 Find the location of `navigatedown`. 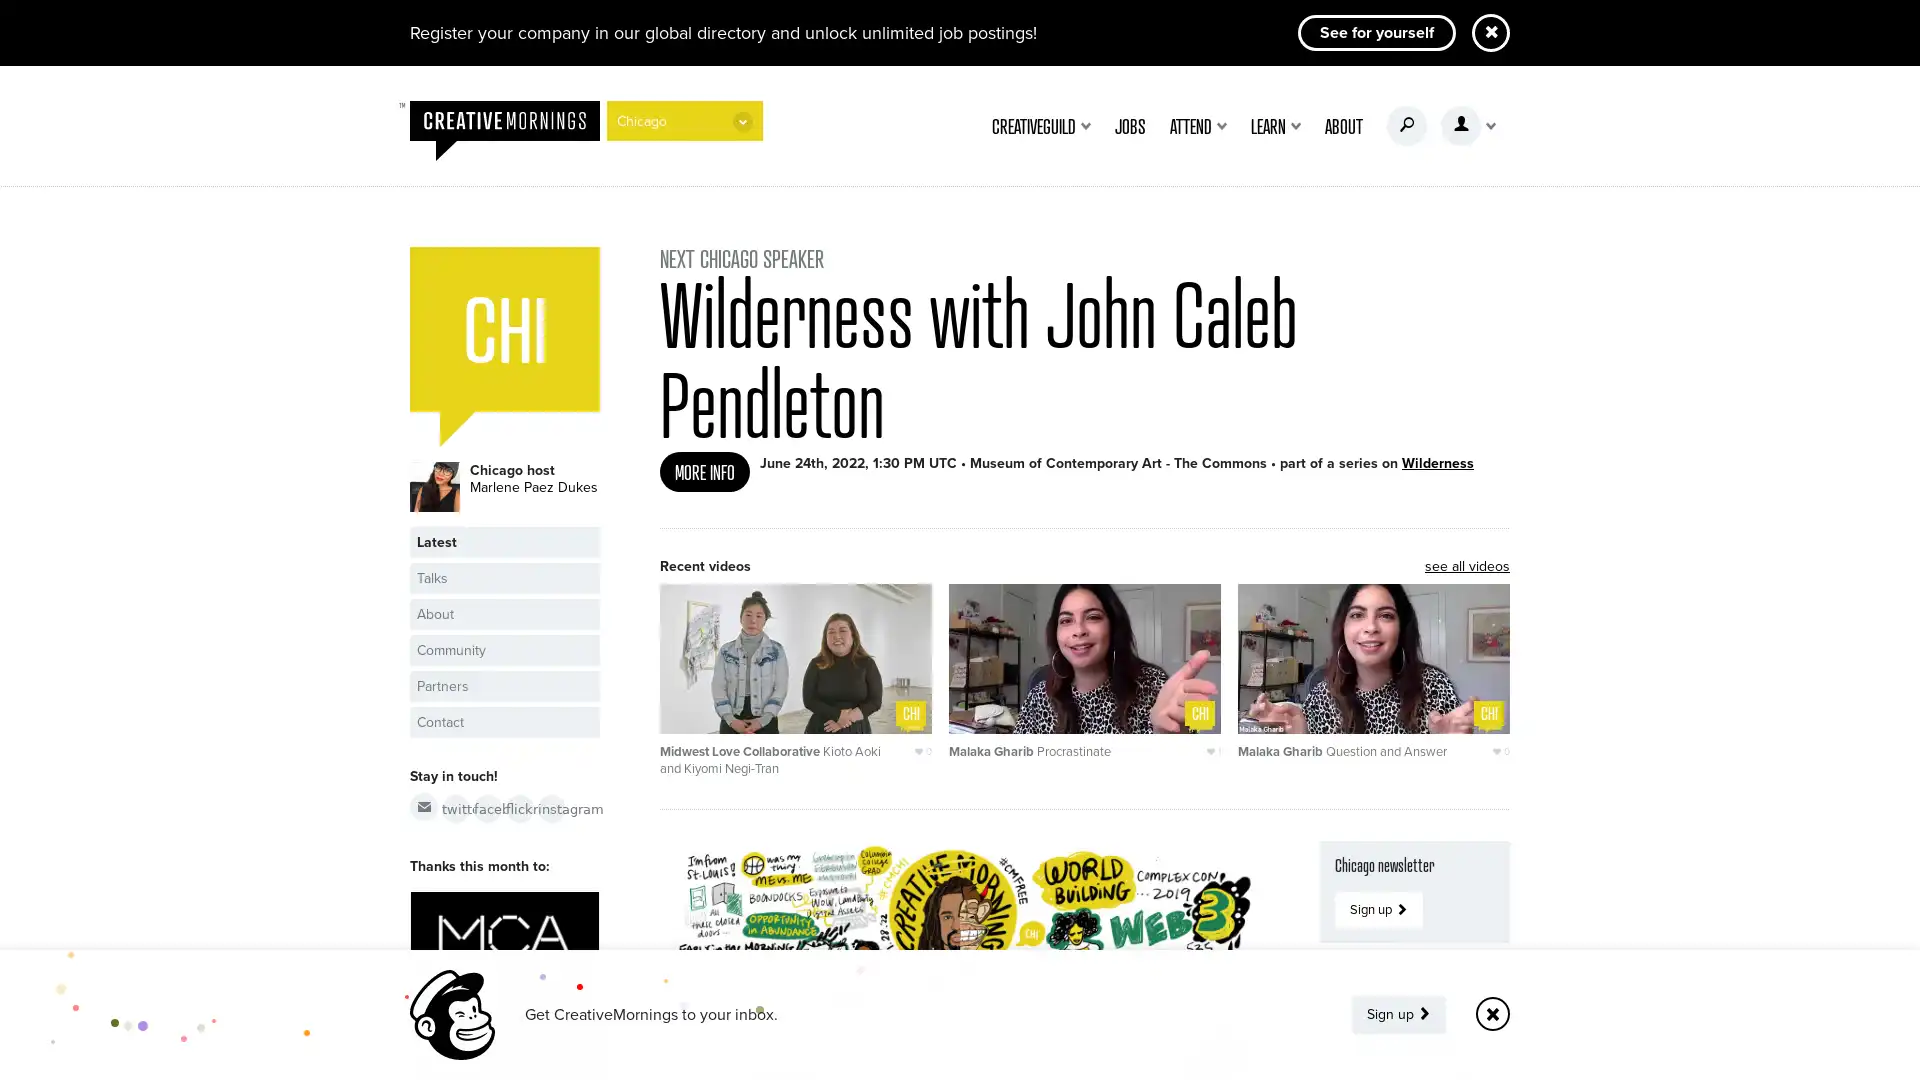

navigatedown is located at coordinates (742, 120).